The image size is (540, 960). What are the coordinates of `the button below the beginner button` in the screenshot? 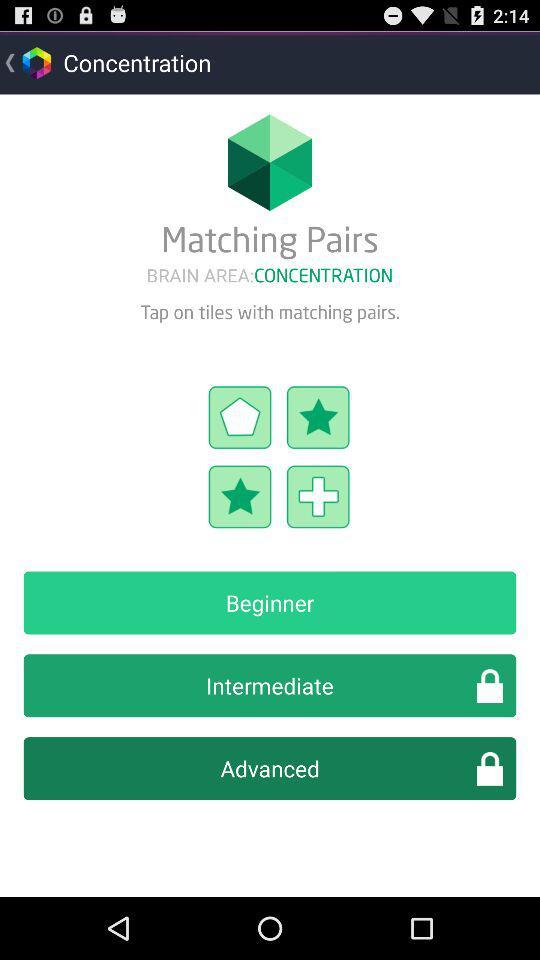 It's located at (270, 685).